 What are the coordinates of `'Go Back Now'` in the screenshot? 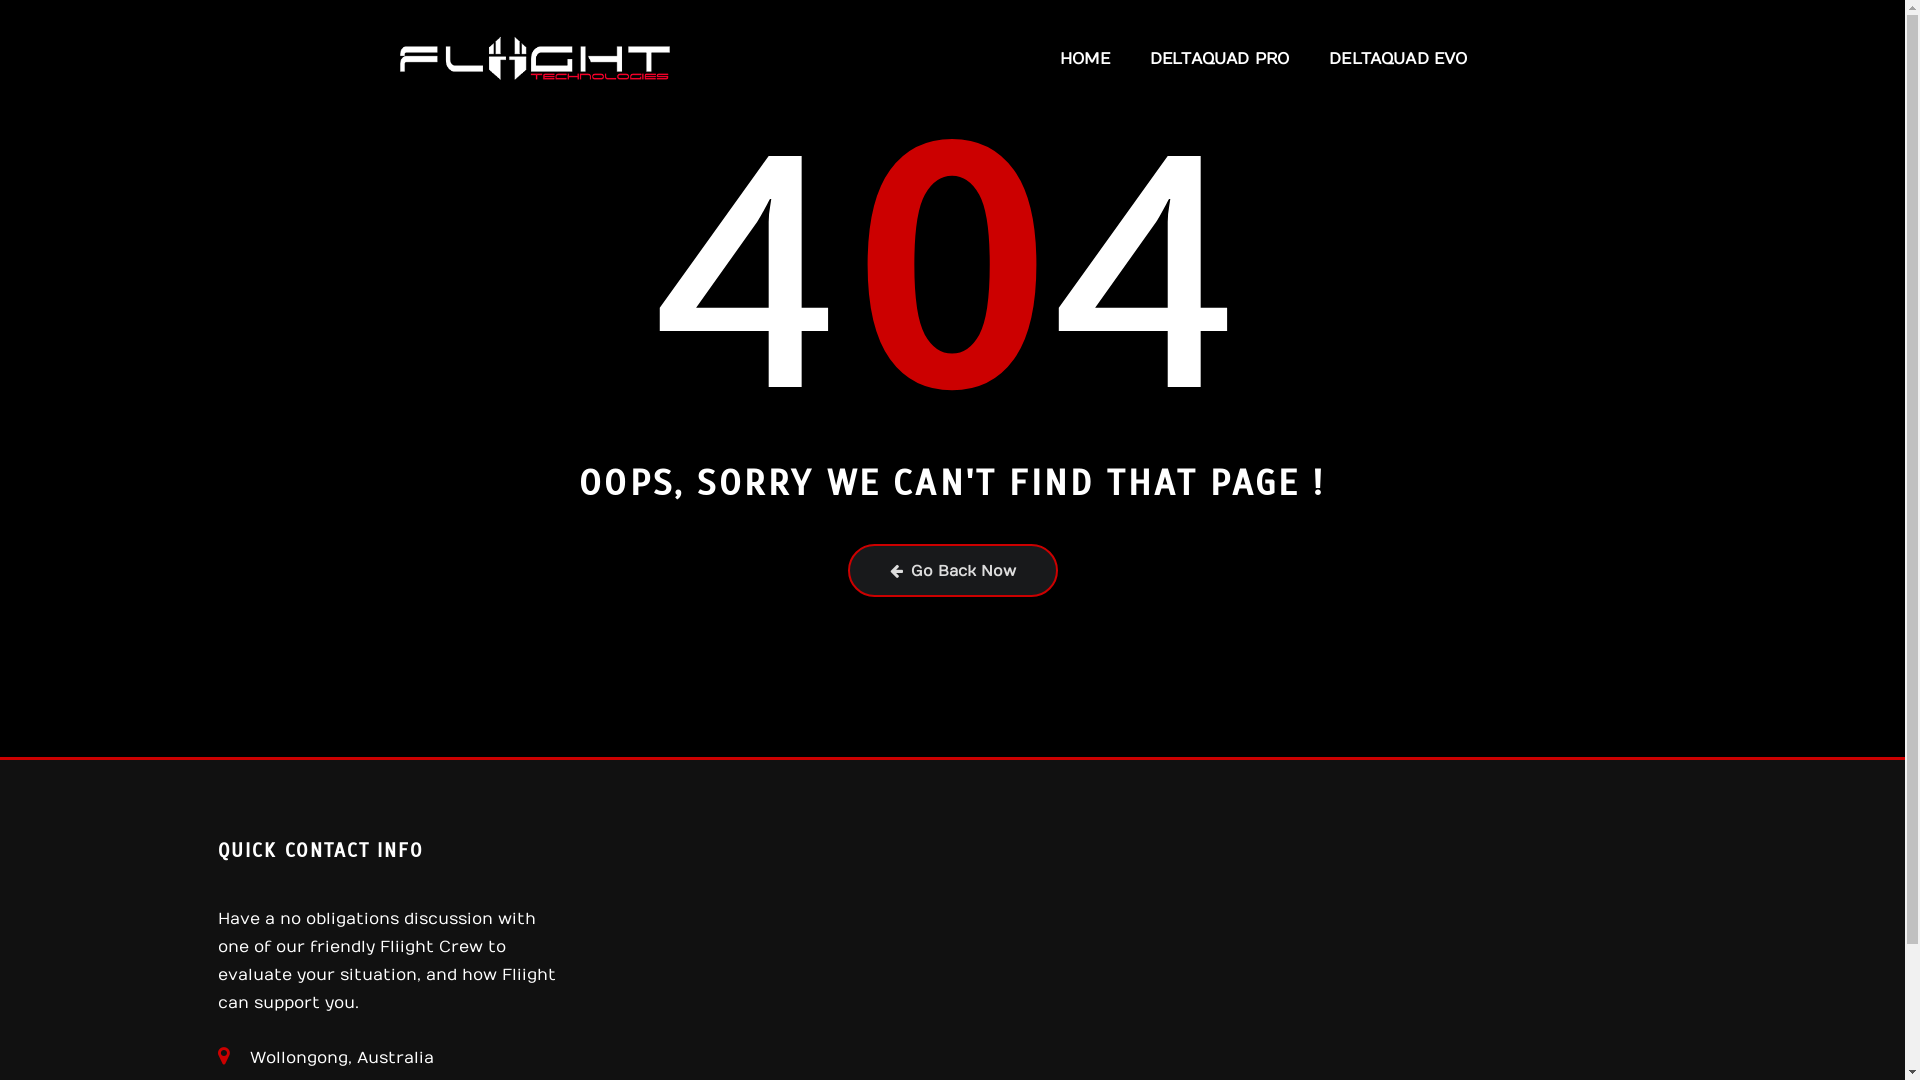 It's located at (848, 570).